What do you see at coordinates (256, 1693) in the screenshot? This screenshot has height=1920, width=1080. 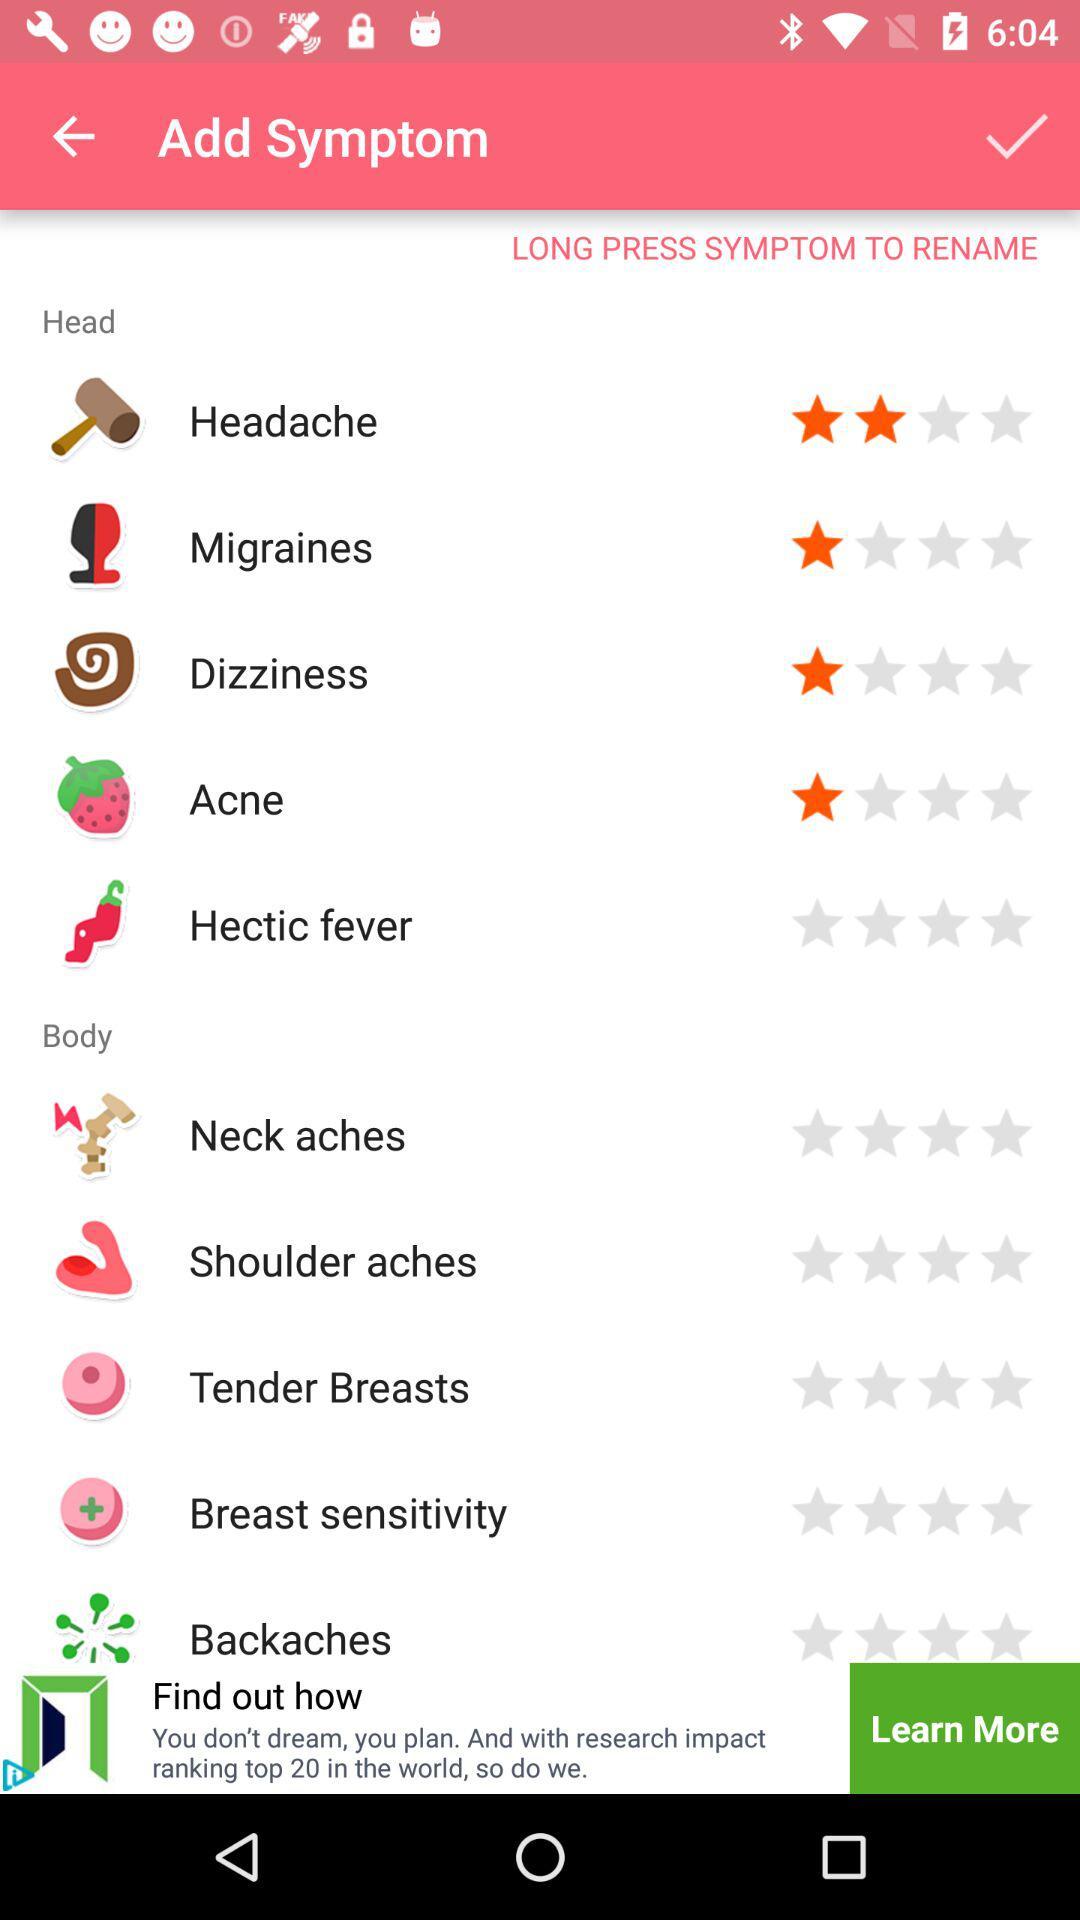 I see `find out how item` at bounding box center [256, 1693].